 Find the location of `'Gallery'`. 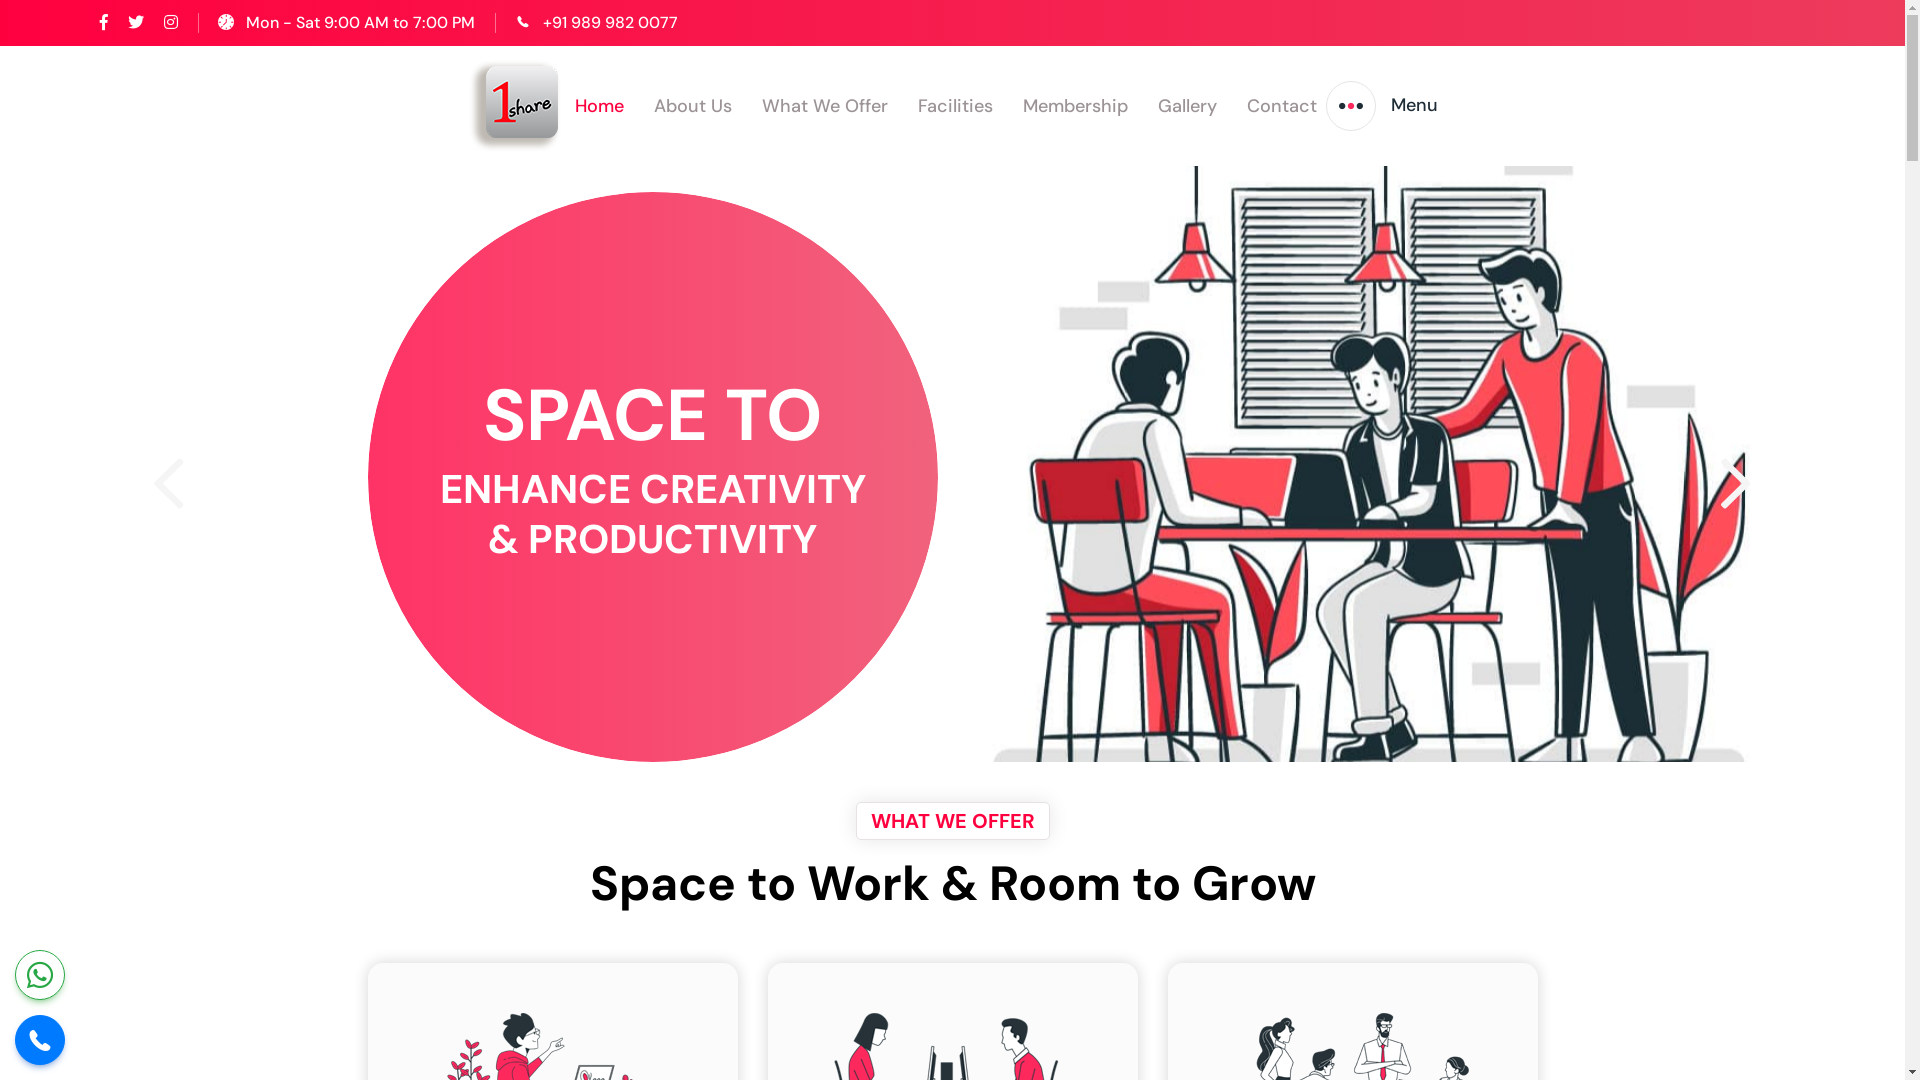

'Gallery' is located at coordinates (1187, 105).